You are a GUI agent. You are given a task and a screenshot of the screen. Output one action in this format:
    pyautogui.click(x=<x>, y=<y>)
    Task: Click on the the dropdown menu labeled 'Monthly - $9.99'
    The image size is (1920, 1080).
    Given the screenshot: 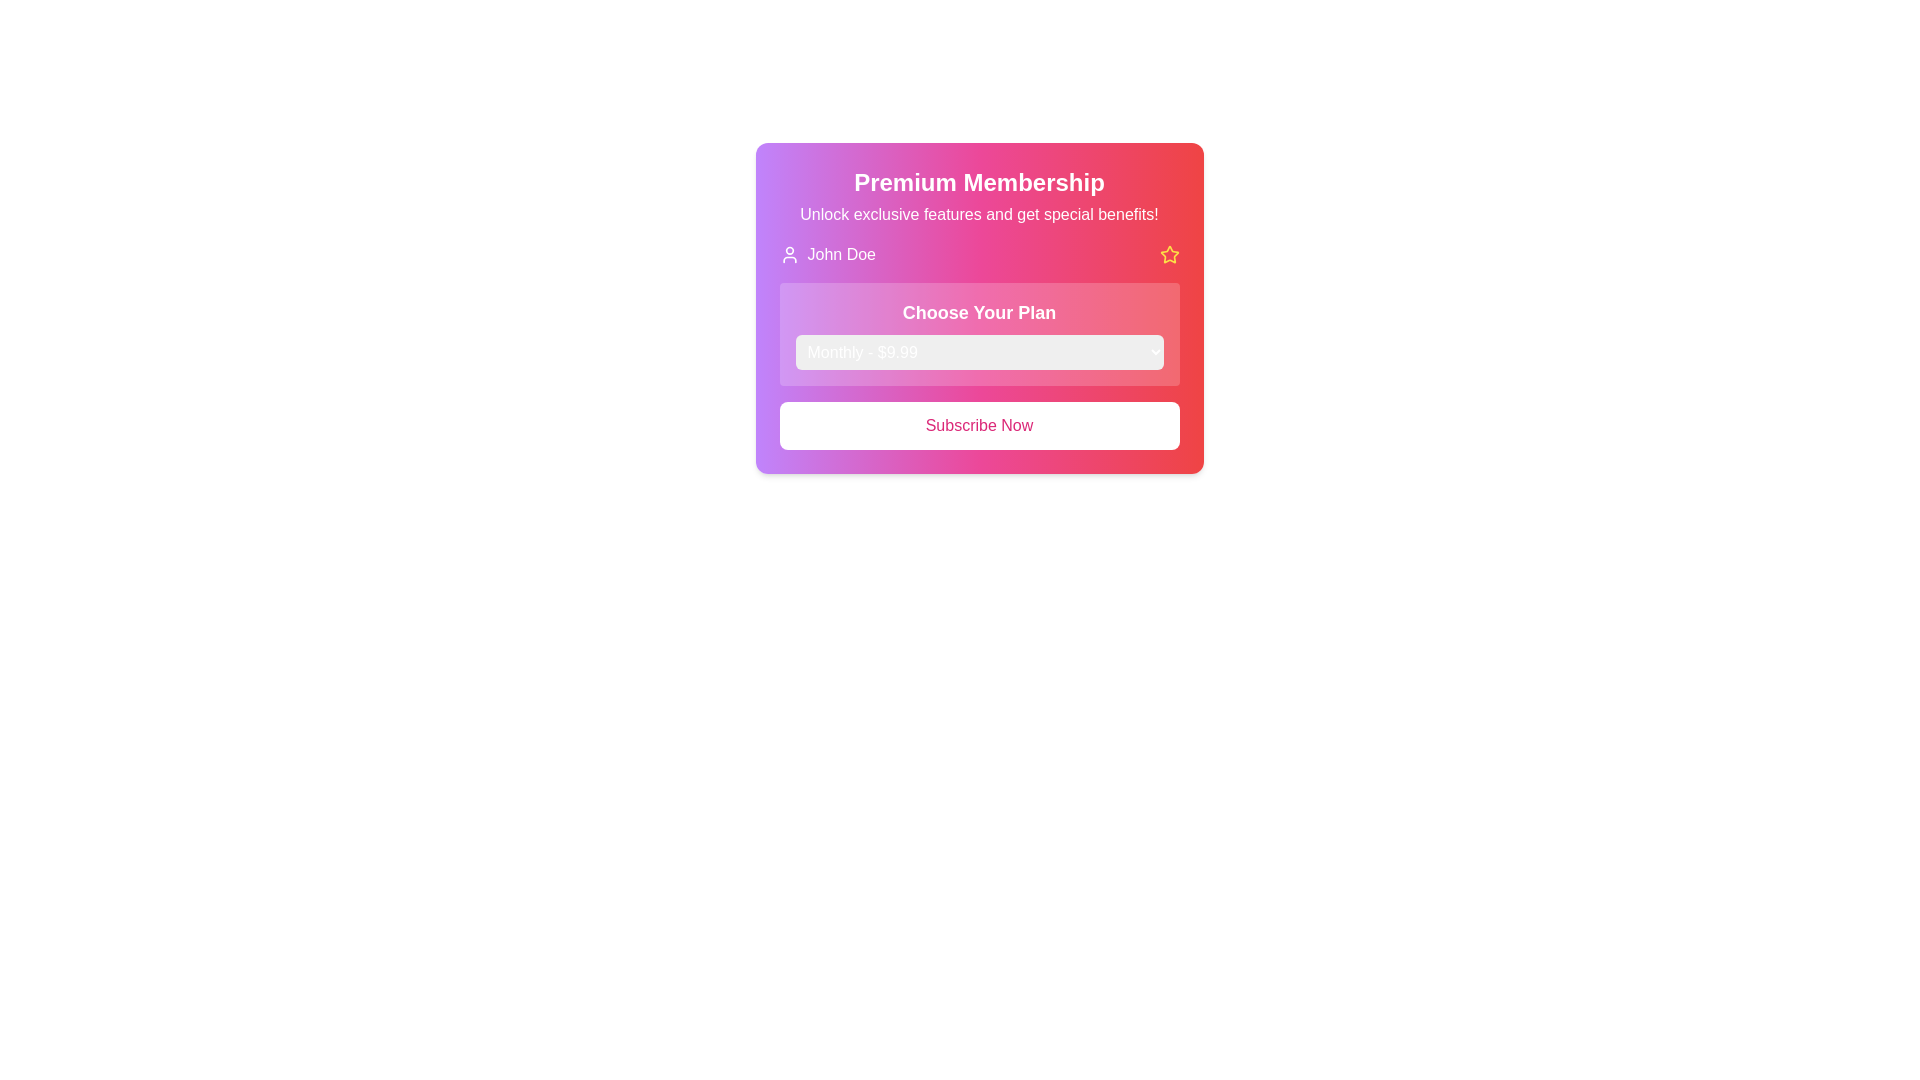 What is the action you would take?
    pyautogui.click(x=979, y=351)
    